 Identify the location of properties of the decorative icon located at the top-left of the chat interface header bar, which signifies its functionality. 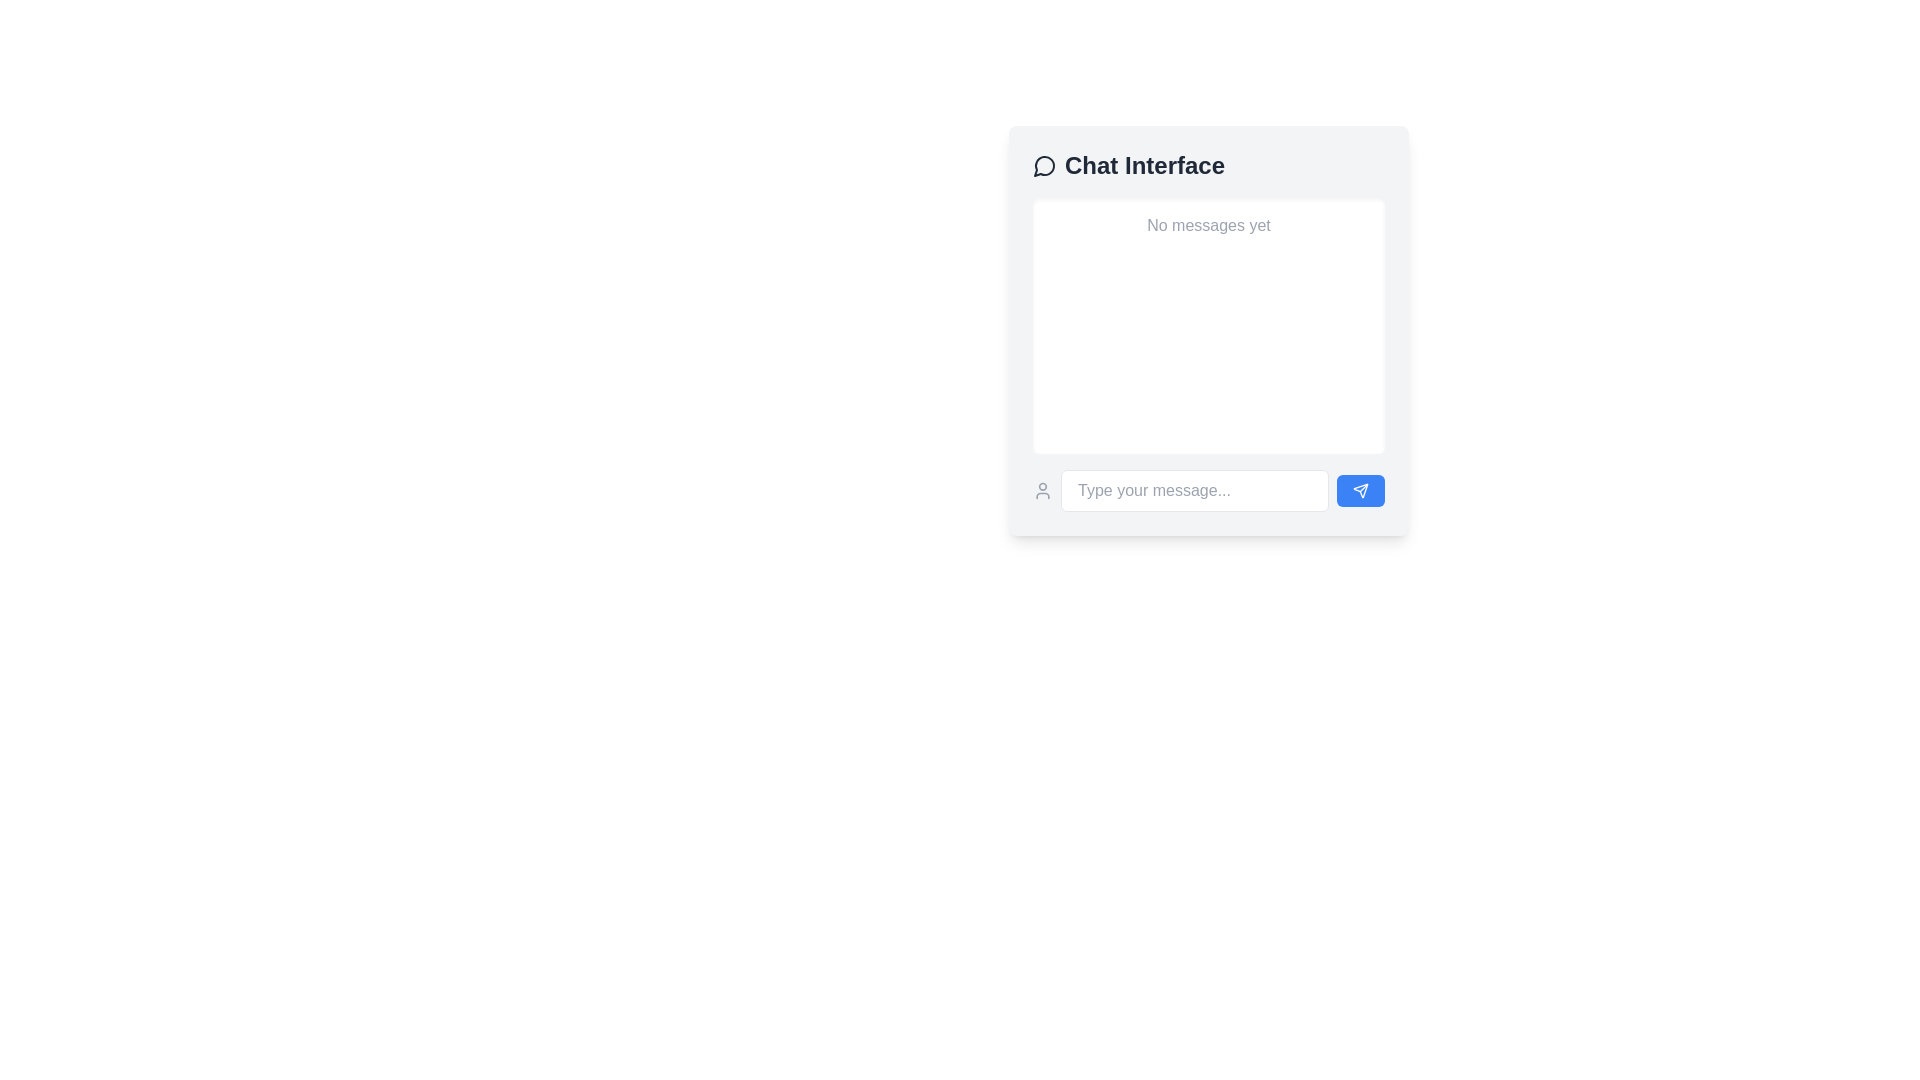
(1043, 165).